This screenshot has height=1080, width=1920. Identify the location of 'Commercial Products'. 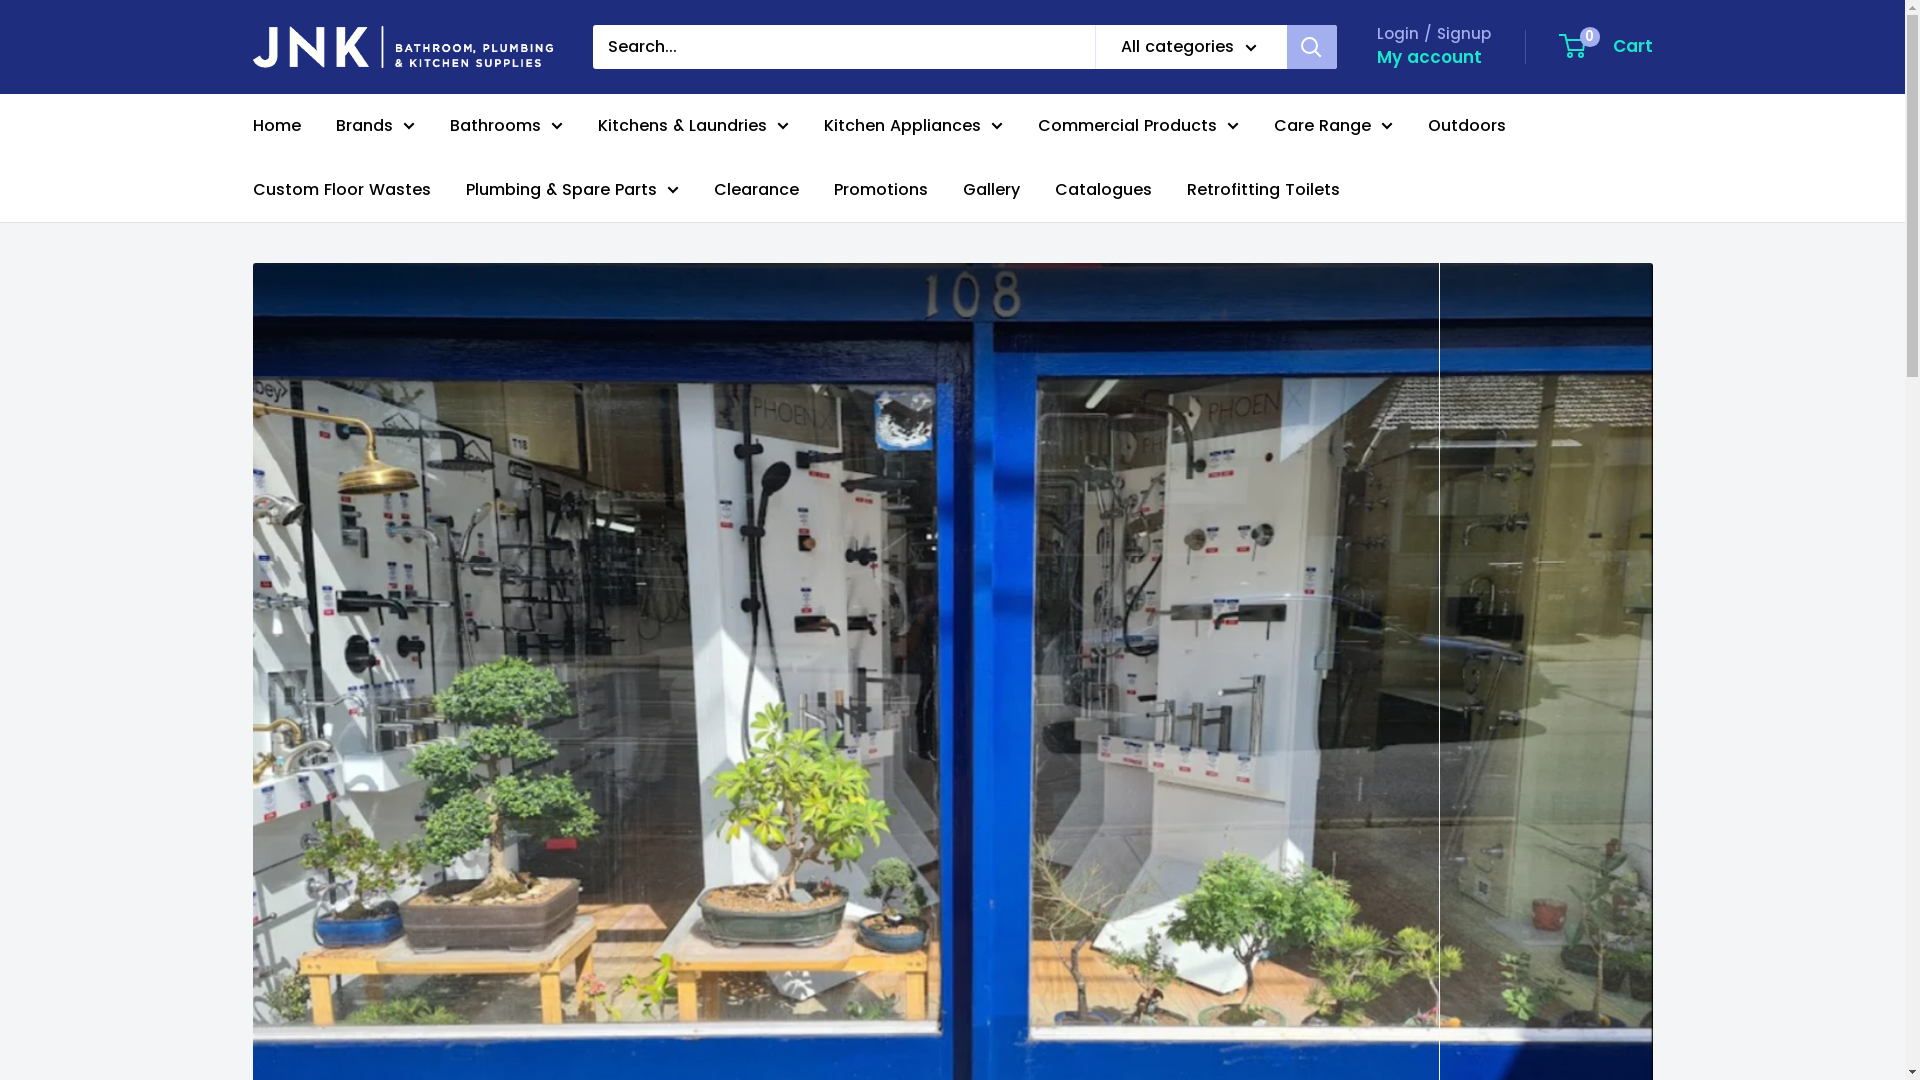
(1138, 126).